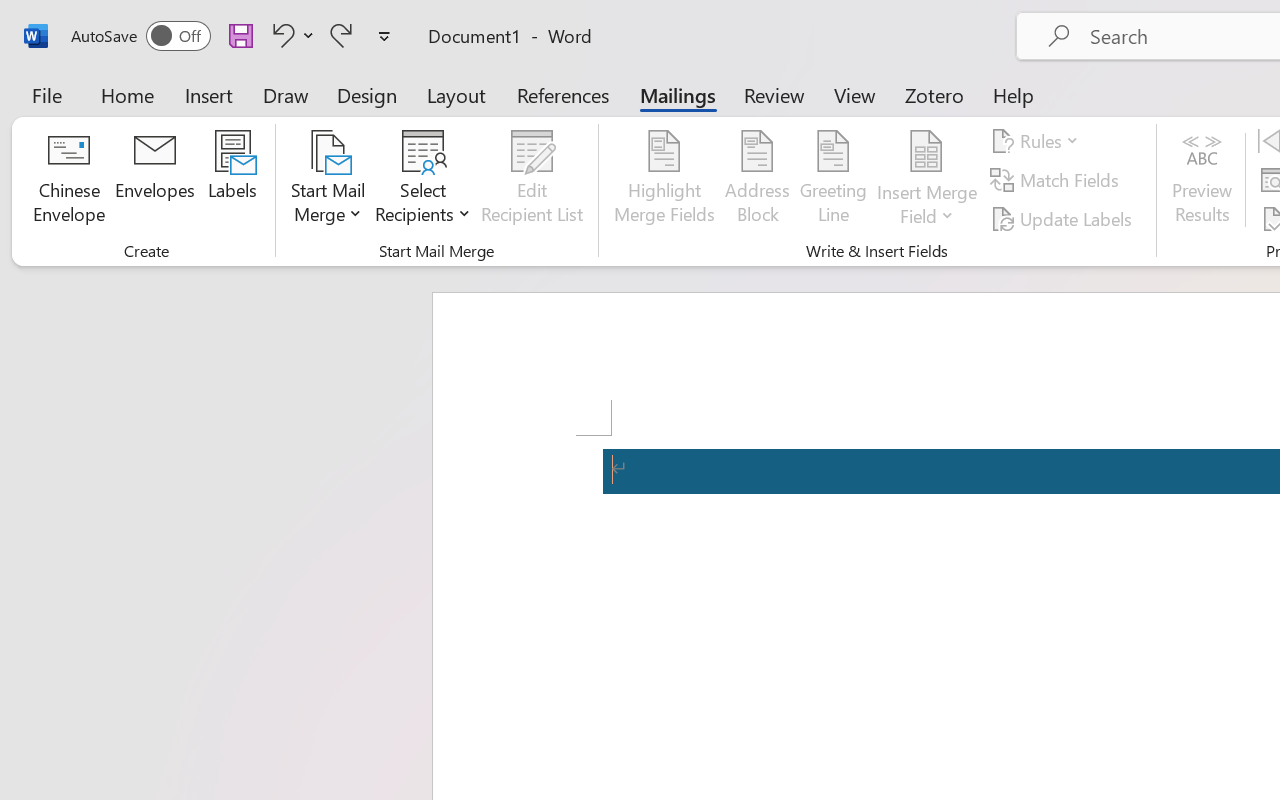  What do you see at coordinates (1056, 179) in the screenshot?
I see `'Match Fields...'` at bounding box center [1056, 179].